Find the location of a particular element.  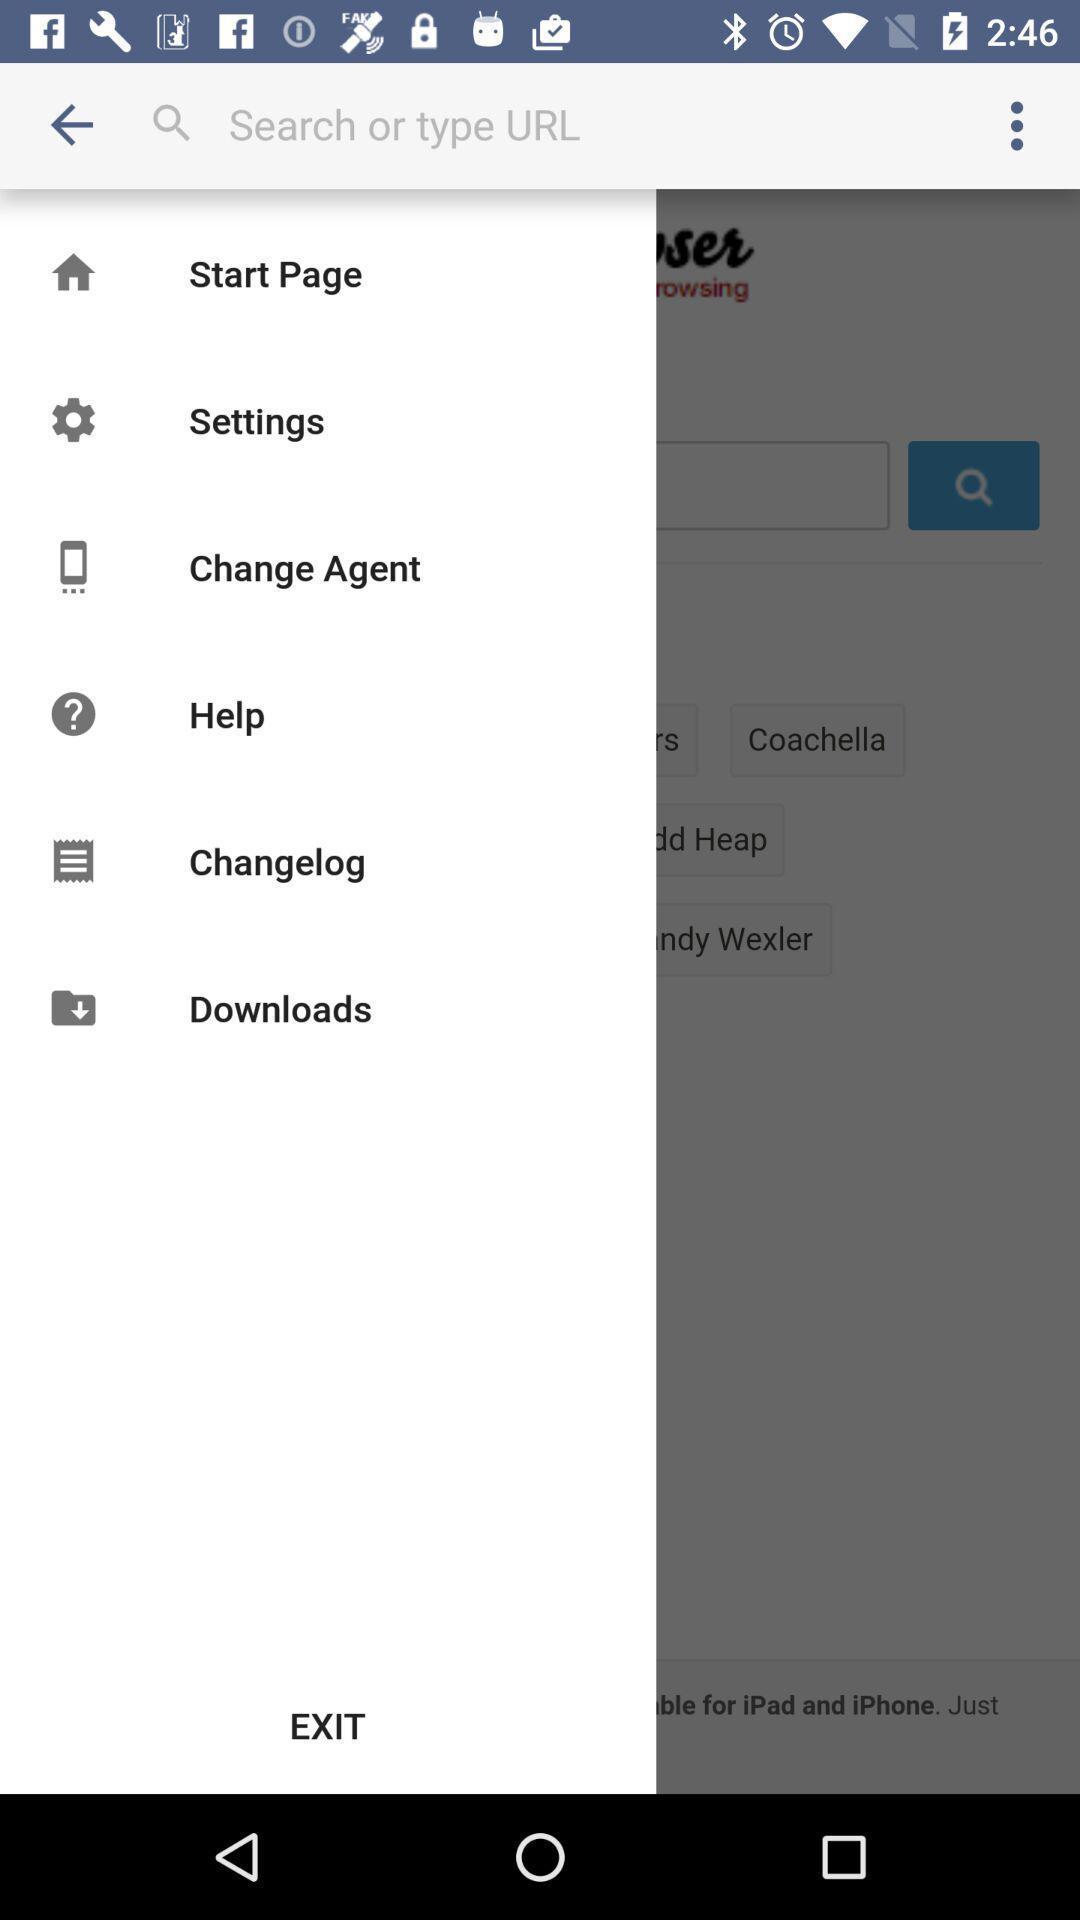

the exit is located at coordinates (327, 1724).